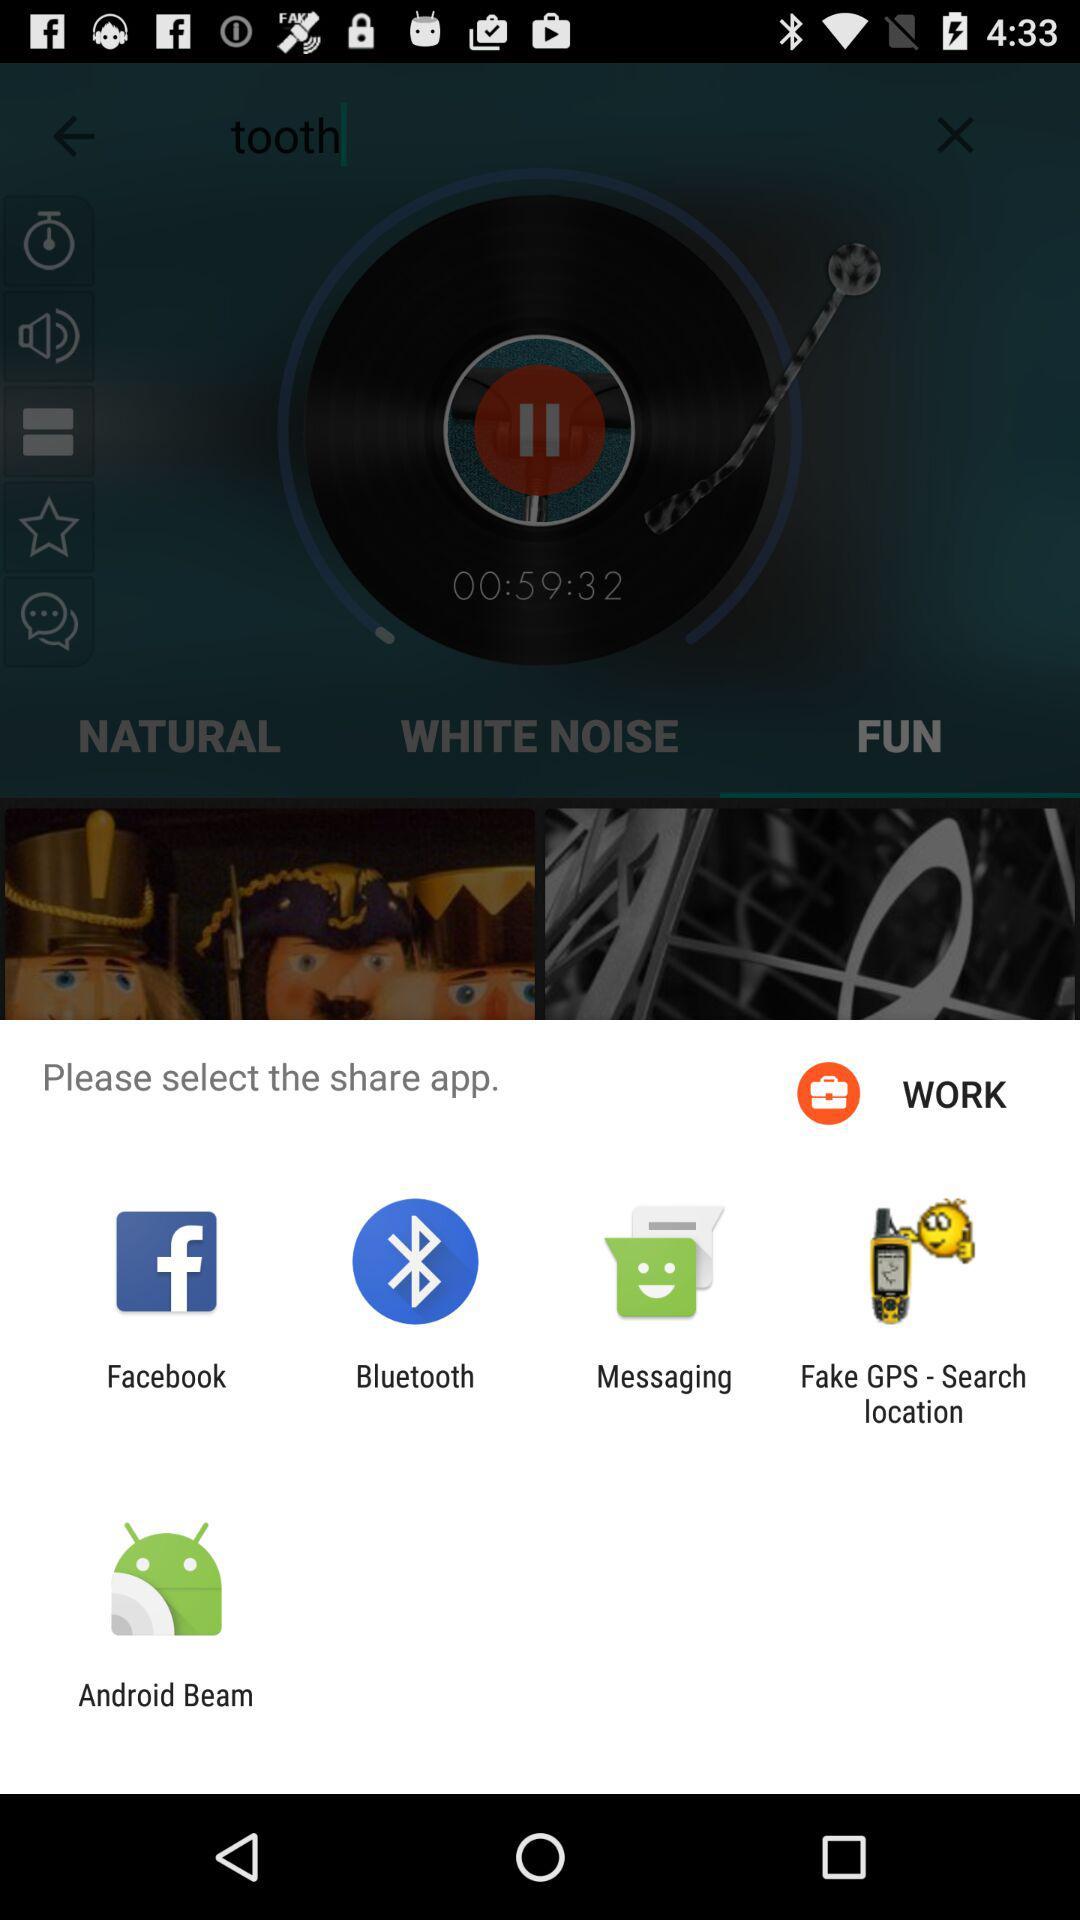 The image size is (1080, 1920). I want to click on app at the bottom right corner, so click(913, 1392).